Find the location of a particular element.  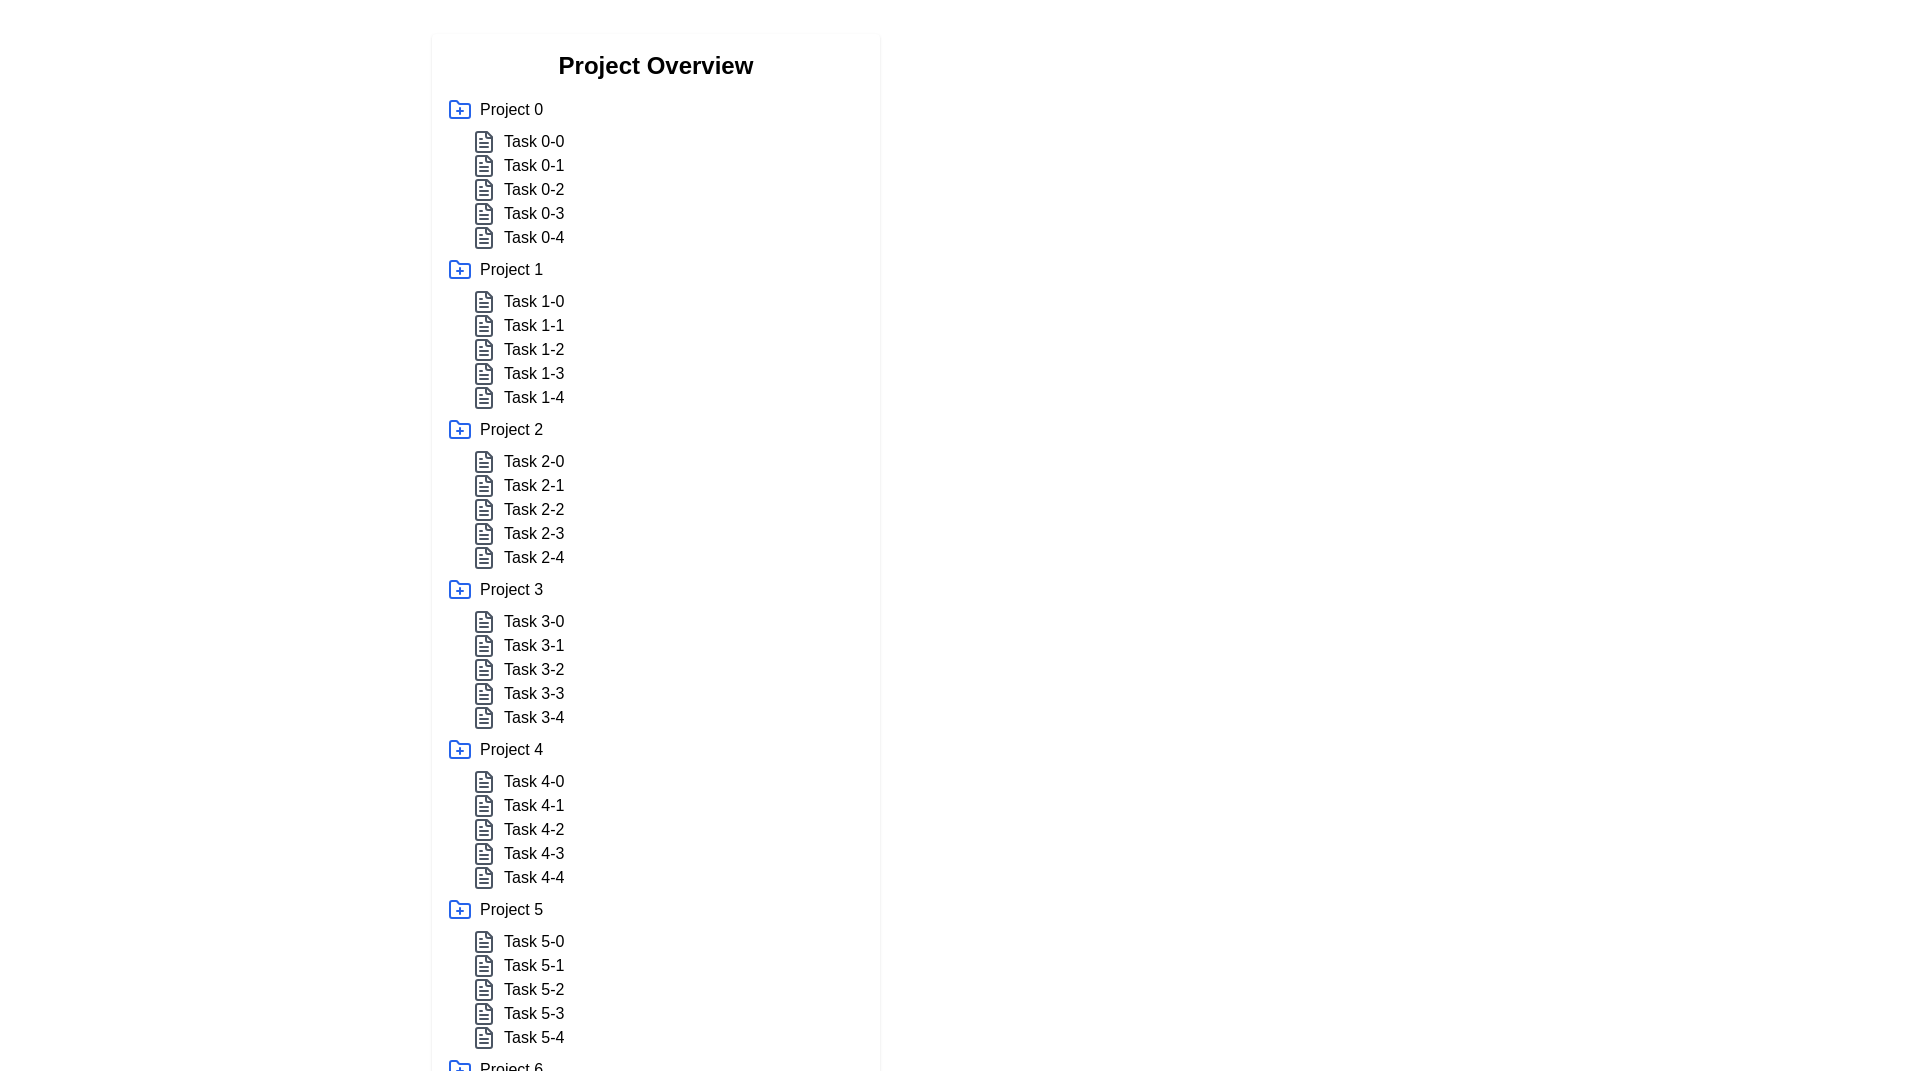

the file-shaped icon located under 'Project 2' next to 'Task 2-0' is located at coordinates (484, 462).